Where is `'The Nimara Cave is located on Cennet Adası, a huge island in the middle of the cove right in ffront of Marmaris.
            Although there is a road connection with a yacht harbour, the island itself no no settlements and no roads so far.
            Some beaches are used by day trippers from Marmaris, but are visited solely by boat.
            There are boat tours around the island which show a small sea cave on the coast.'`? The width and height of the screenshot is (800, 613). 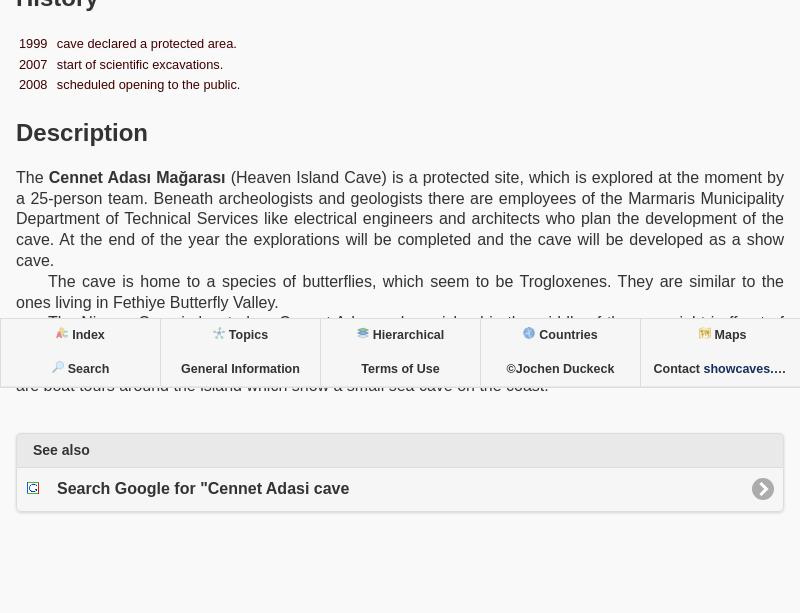
'The Nimara Cave is located on Cennet Adası, a huge island in the middle of the cove right in ffront of Marmaris.
            Although there is a road connection with a yacht harbour, the island itself no no settlements and no roads so far.
            Some beaches are used by day trippers from Marmaris, but are visited solely by boat.
            There are boat tours around the island which show a small sea cave on the coast.' is located at coordinates (400, 352).